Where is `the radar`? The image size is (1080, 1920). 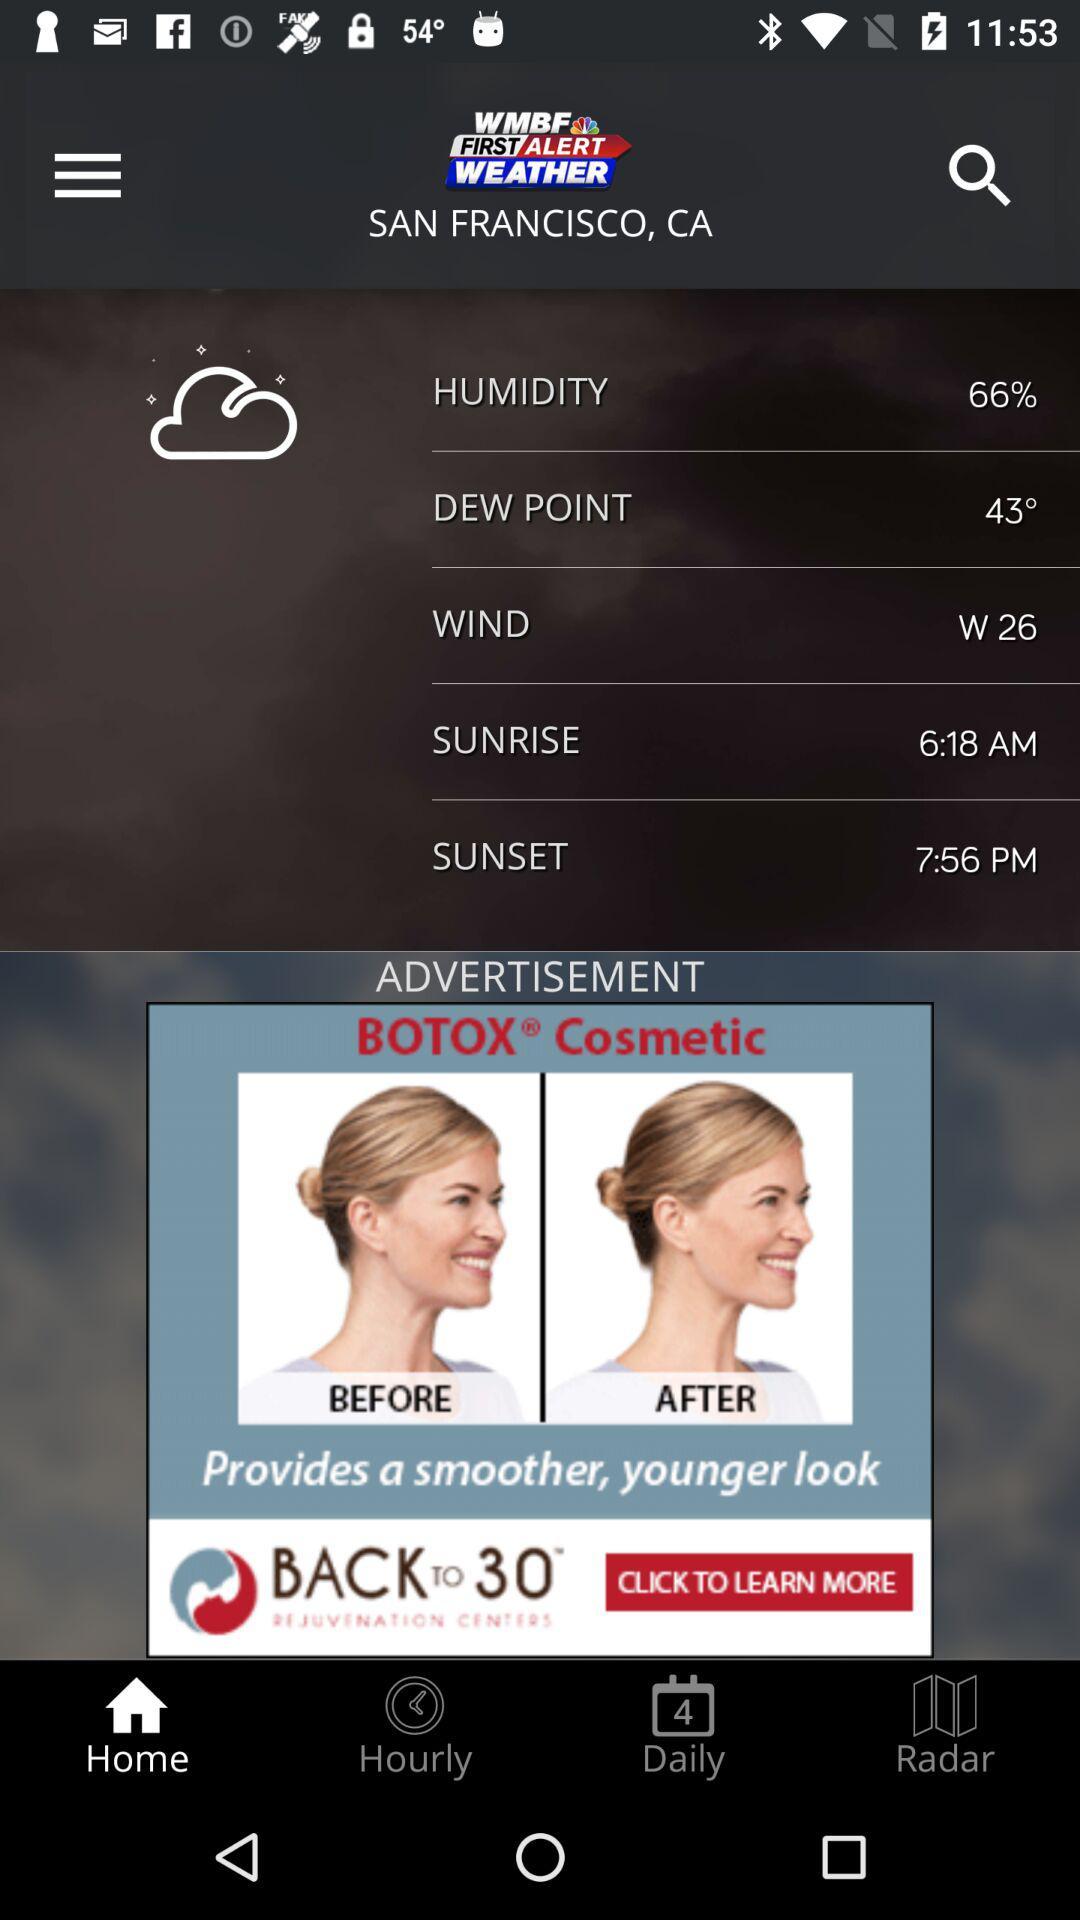 the radar is located at coordinates (945, 1726).